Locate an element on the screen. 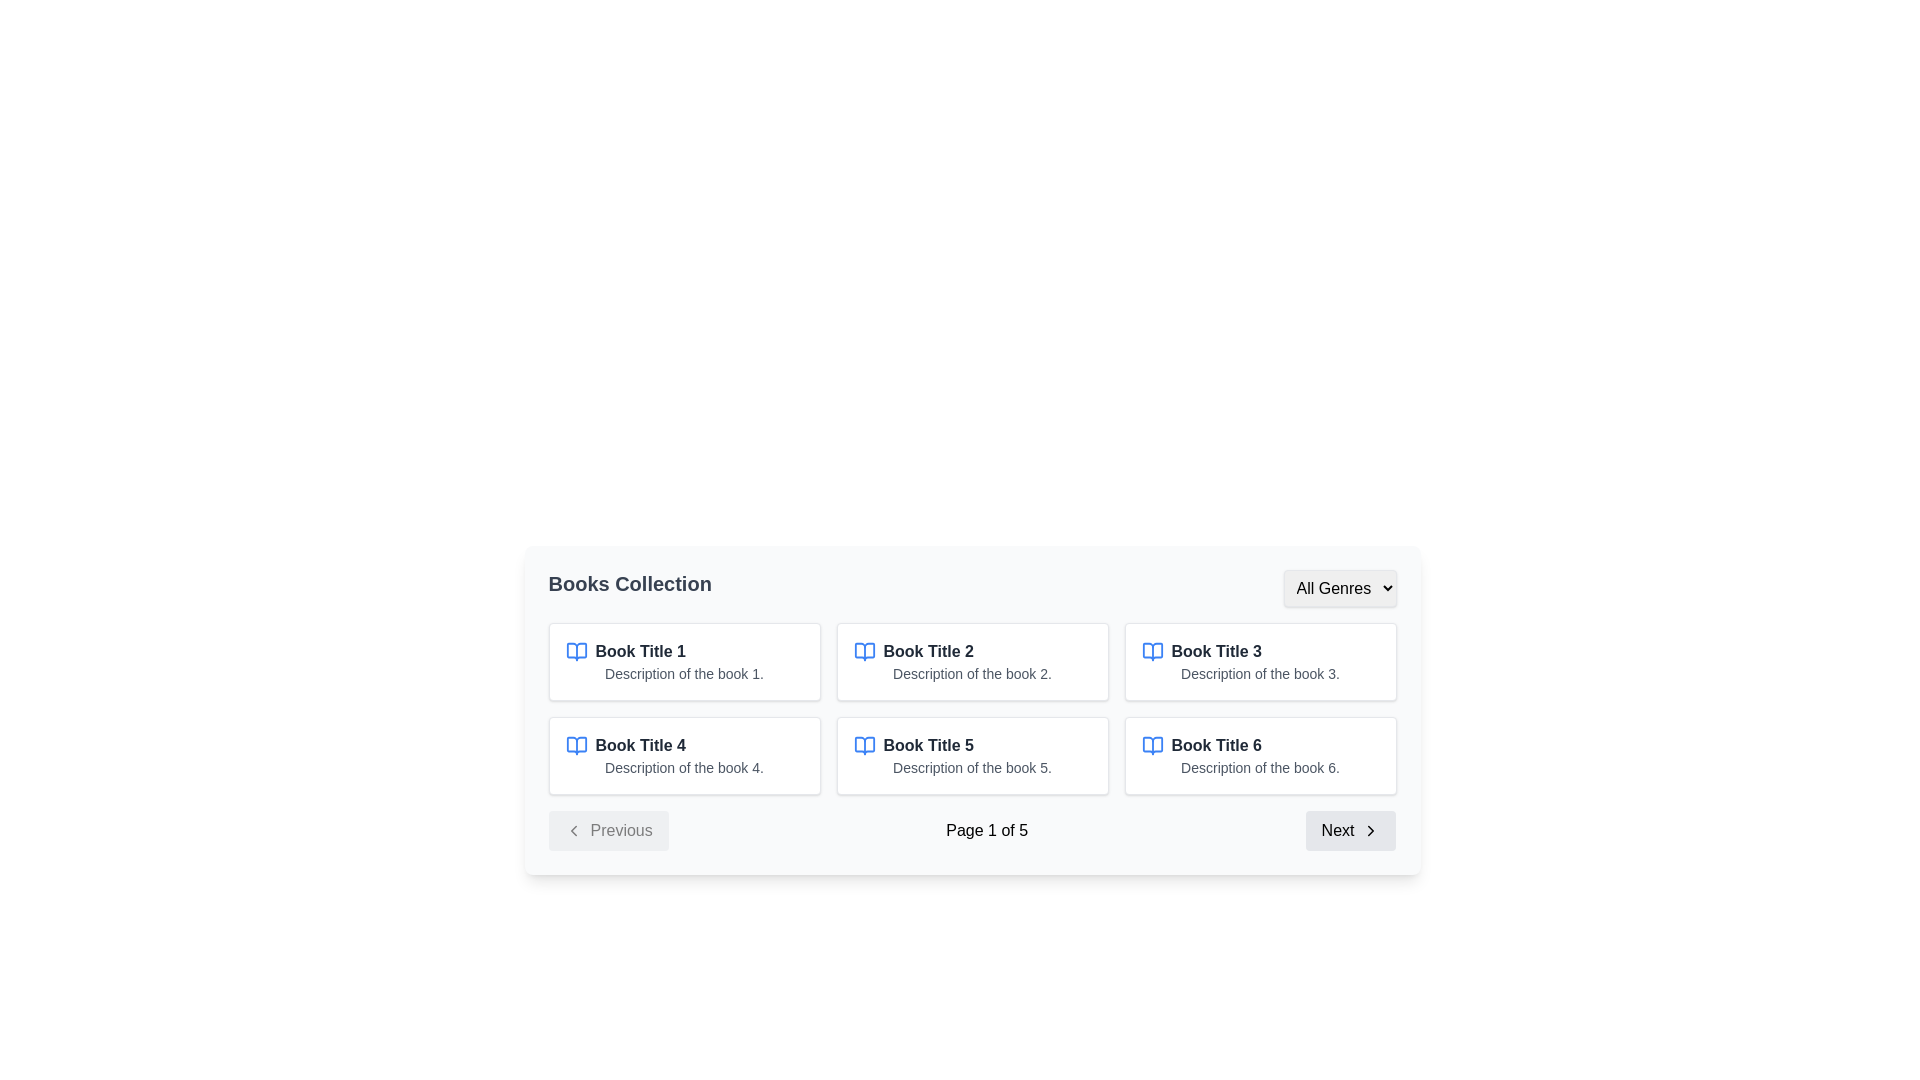 This screenshot has height=1080, width=1920. the first card element representing a book in the grid layout is located at coordinates (684, 662).